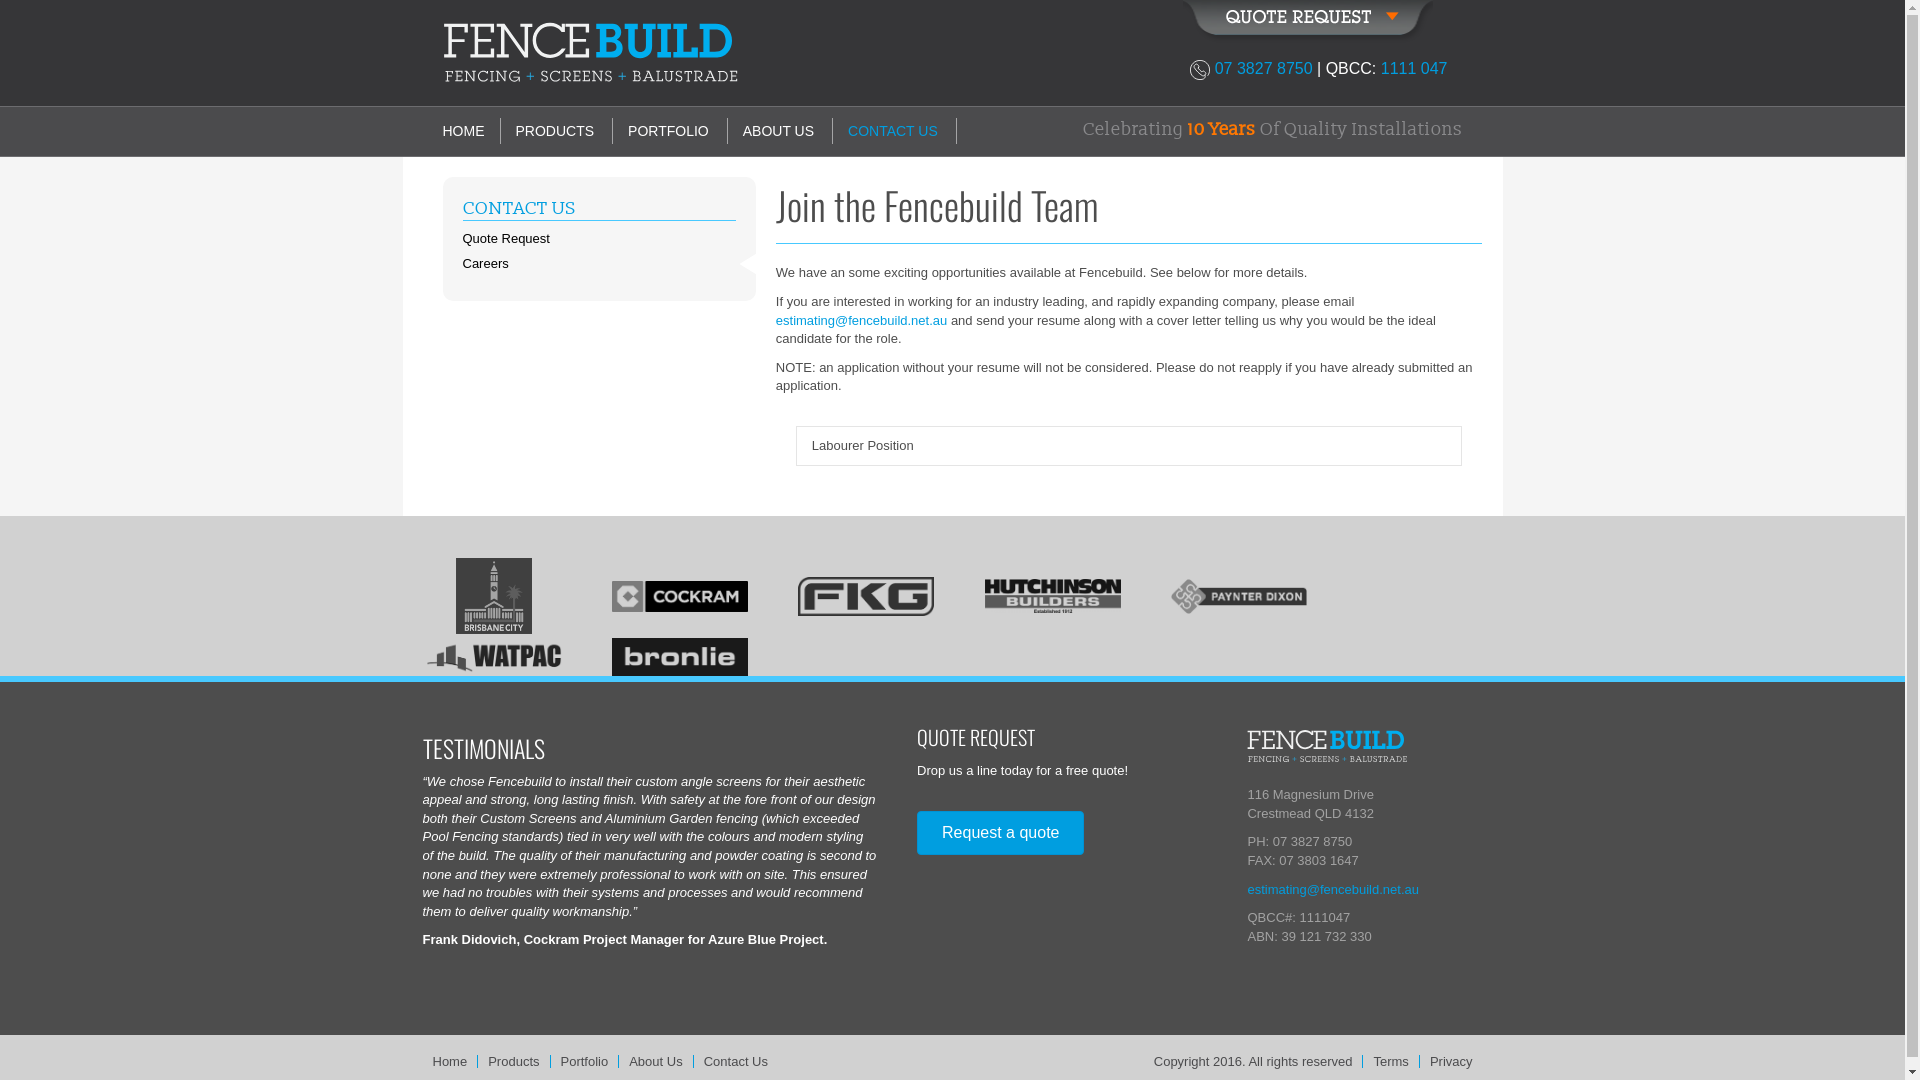  Describe the element at coordinates (469, 131) in the screenshot. I see `'HOME'` at that location.